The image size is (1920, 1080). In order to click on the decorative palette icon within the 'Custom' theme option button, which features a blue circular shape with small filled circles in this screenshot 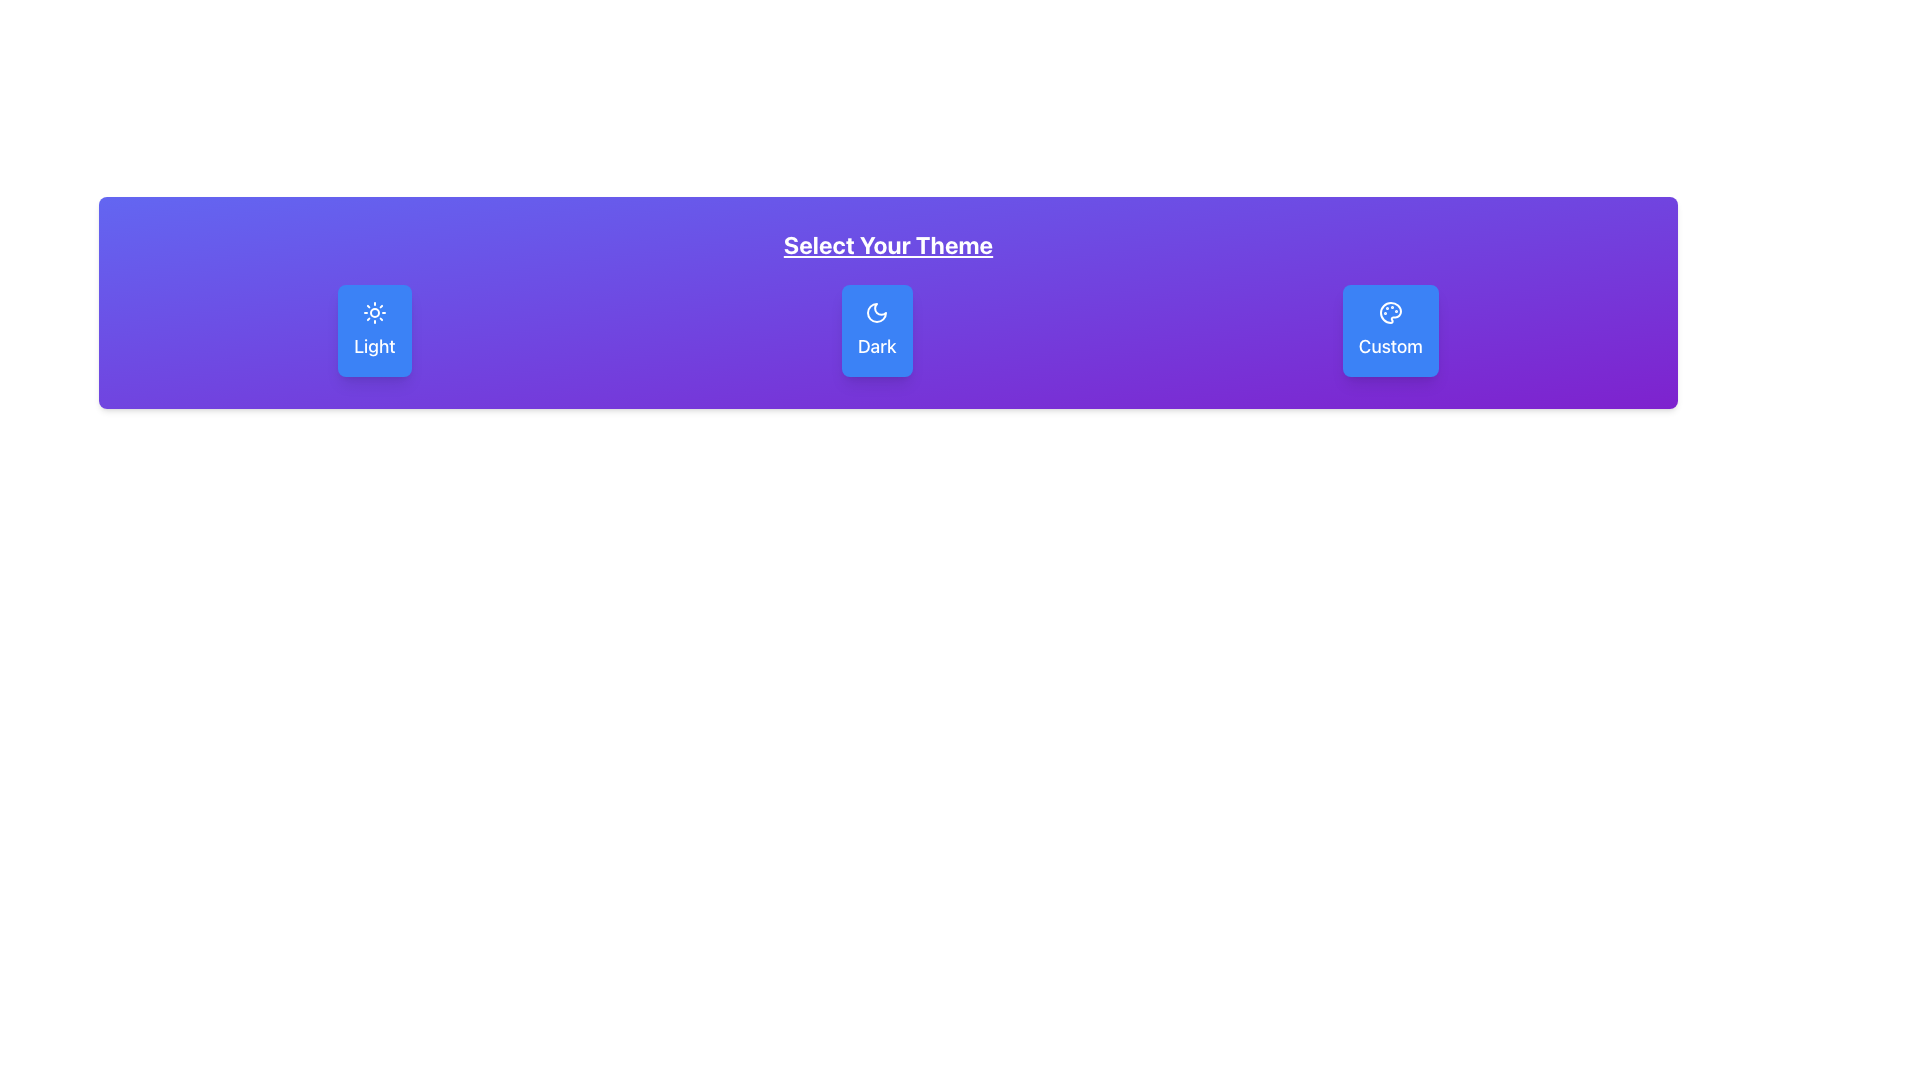, I will do `click(1389, 312)`.